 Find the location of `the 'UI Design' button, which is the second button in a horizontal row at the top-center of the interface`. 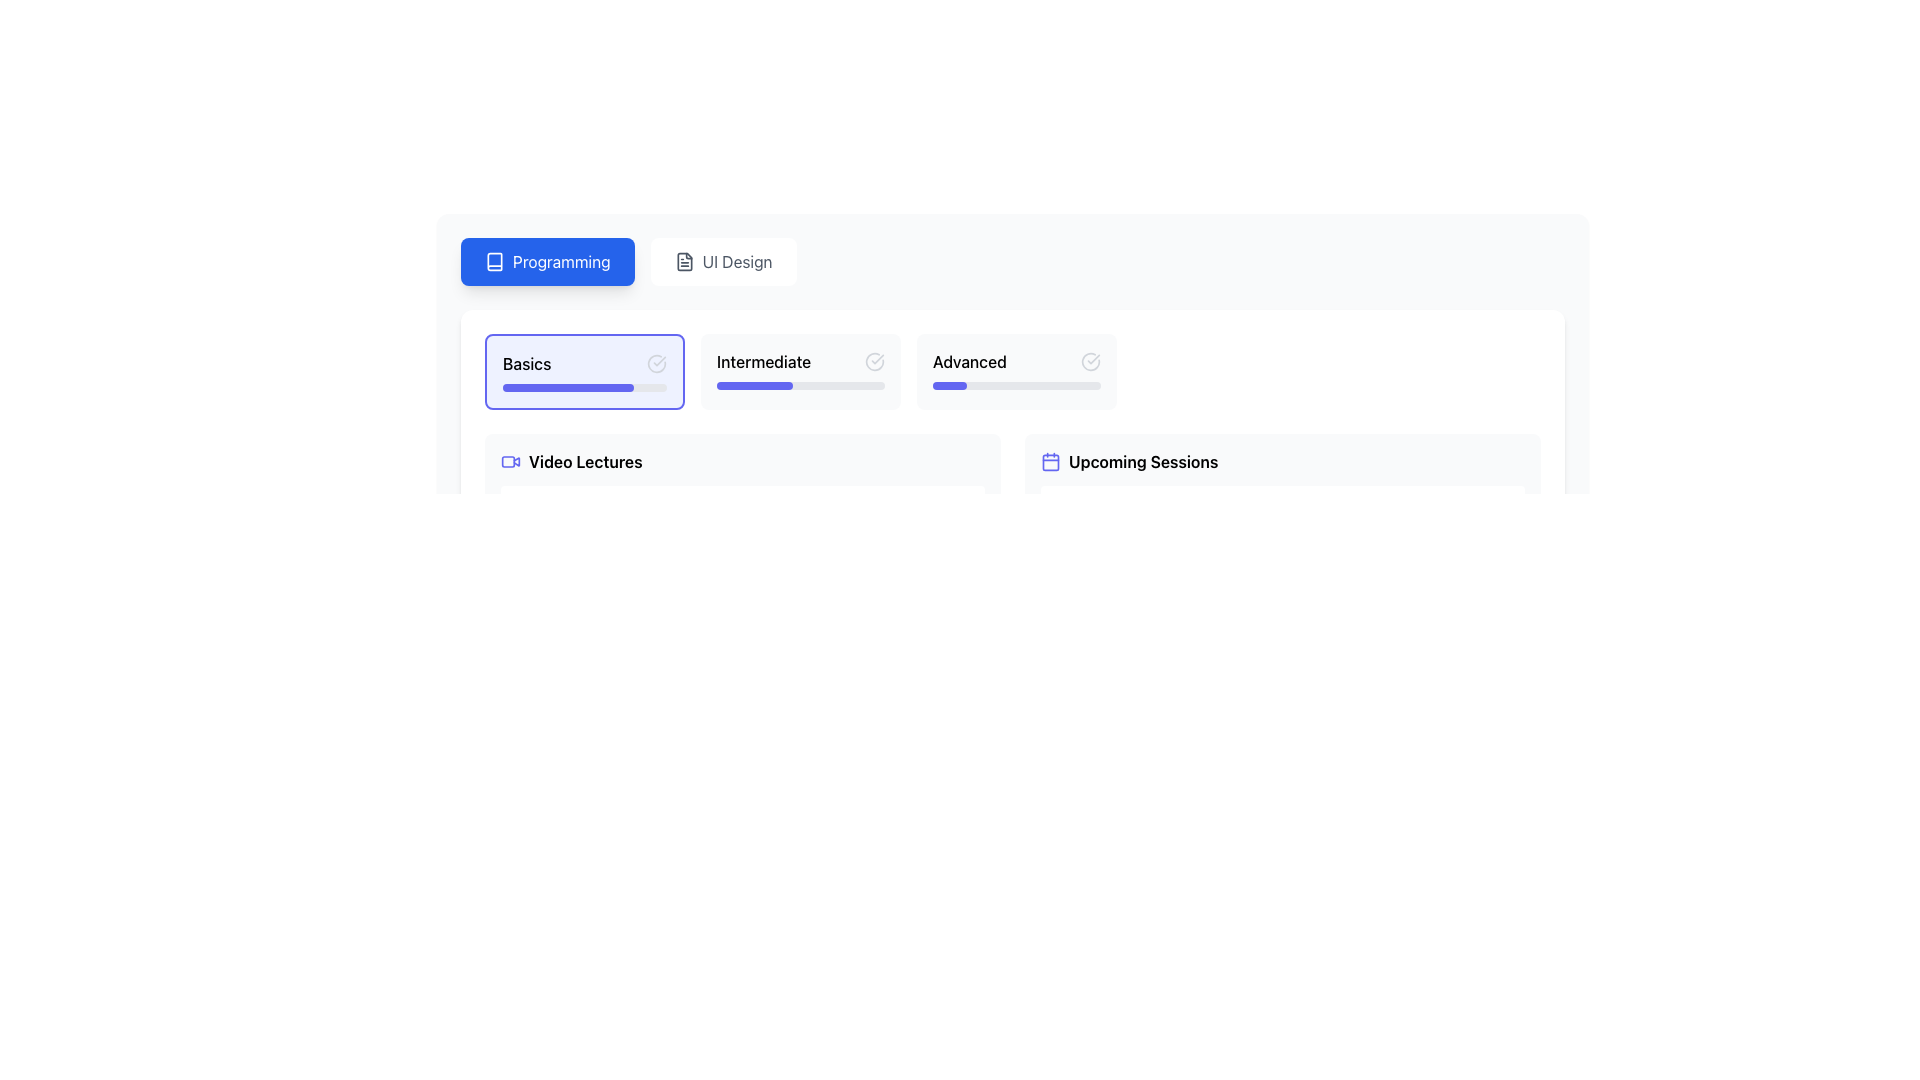

the 'UI Design' button, which is the second button in a horizontal row at the top-center of the interface is located at coordinates (722, 261).